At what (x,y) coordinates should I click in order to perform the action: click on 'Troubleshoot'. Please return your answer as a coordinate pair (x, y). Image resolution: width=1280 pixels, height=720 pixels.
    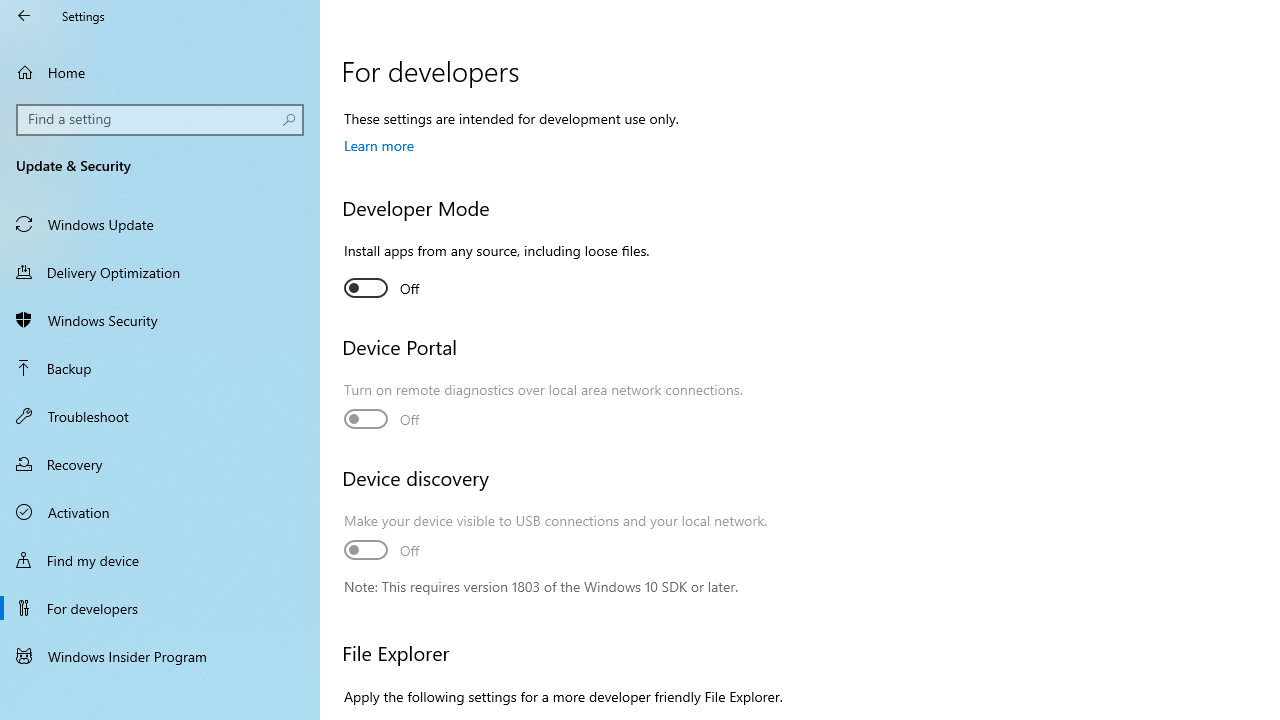
    Looking at the image, I should click on (160, 414).